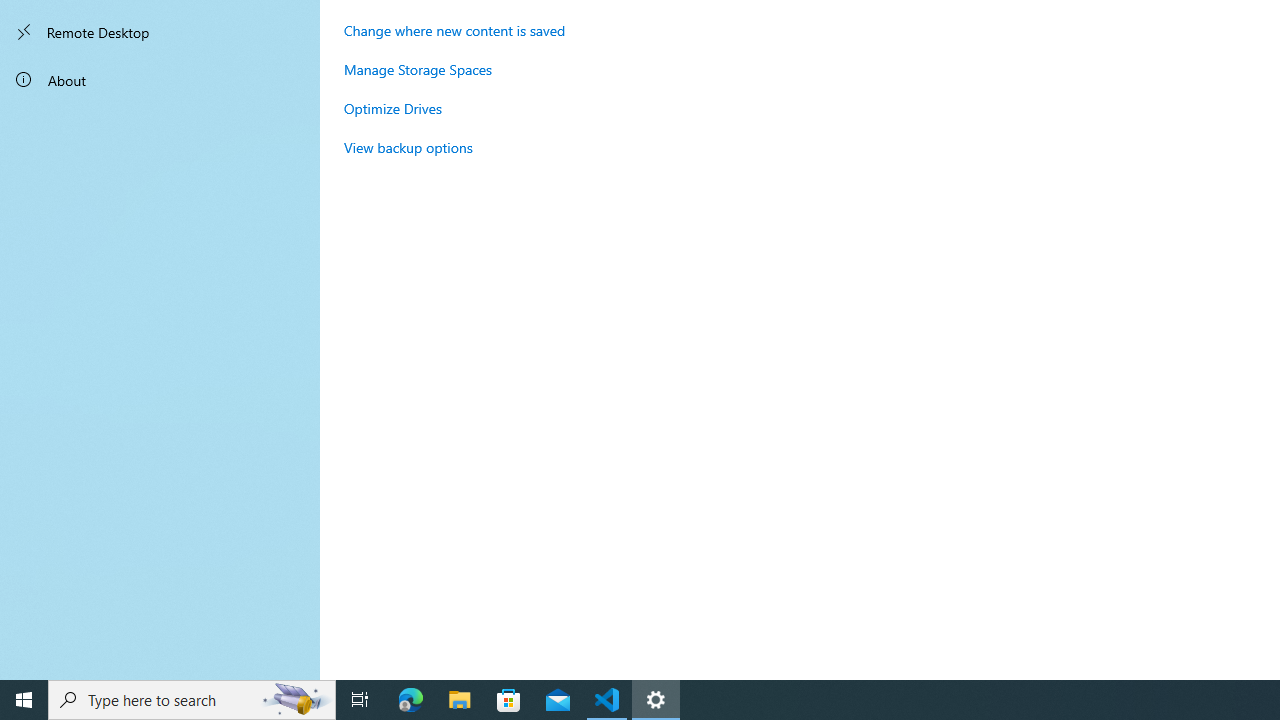 Image resolution: width=1280 pixels, height=720 pixels. Describe the element at coordinates (294, 698) in the screenshot. I see `'Search highlights icon opens search home window'` at that location.